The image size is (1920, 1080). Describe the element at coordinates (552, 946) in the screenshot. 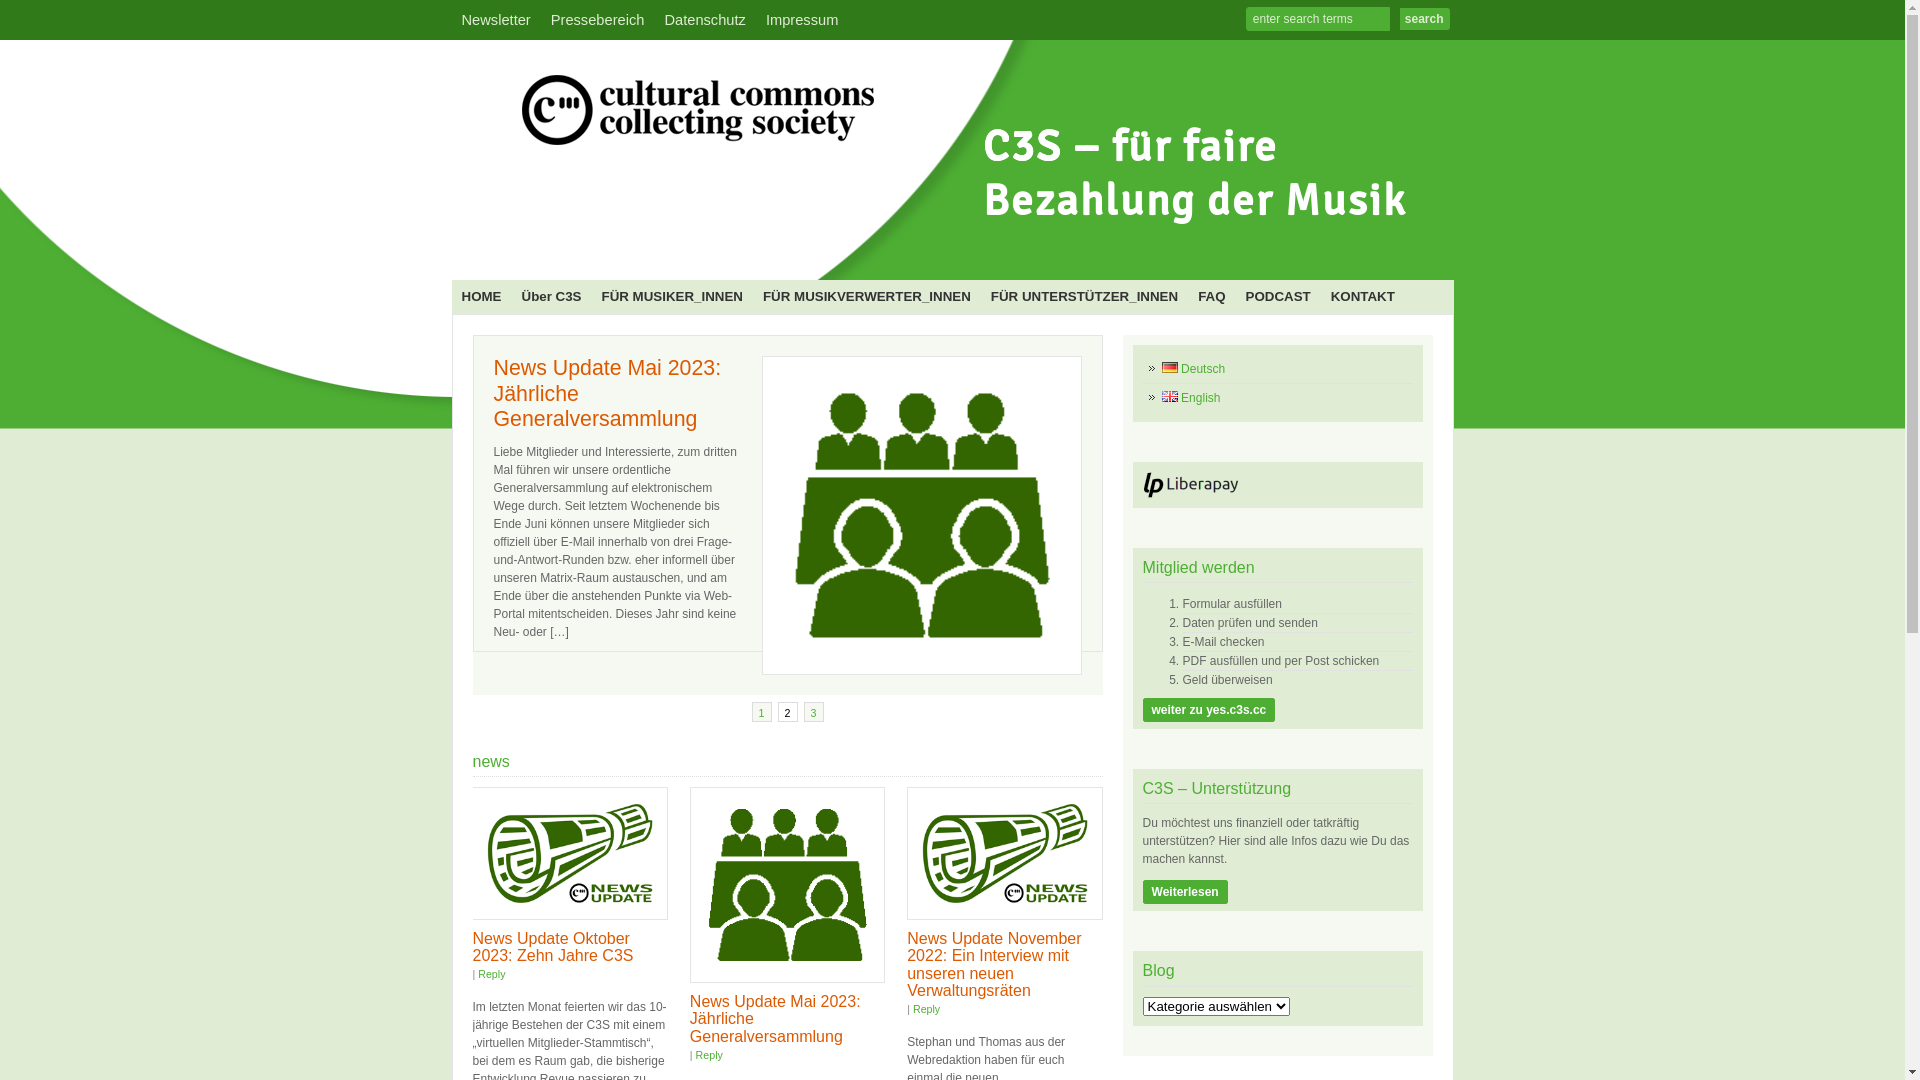

I see `'News Update Oktober 2023: Zehn Jahre C3S'` at that location.